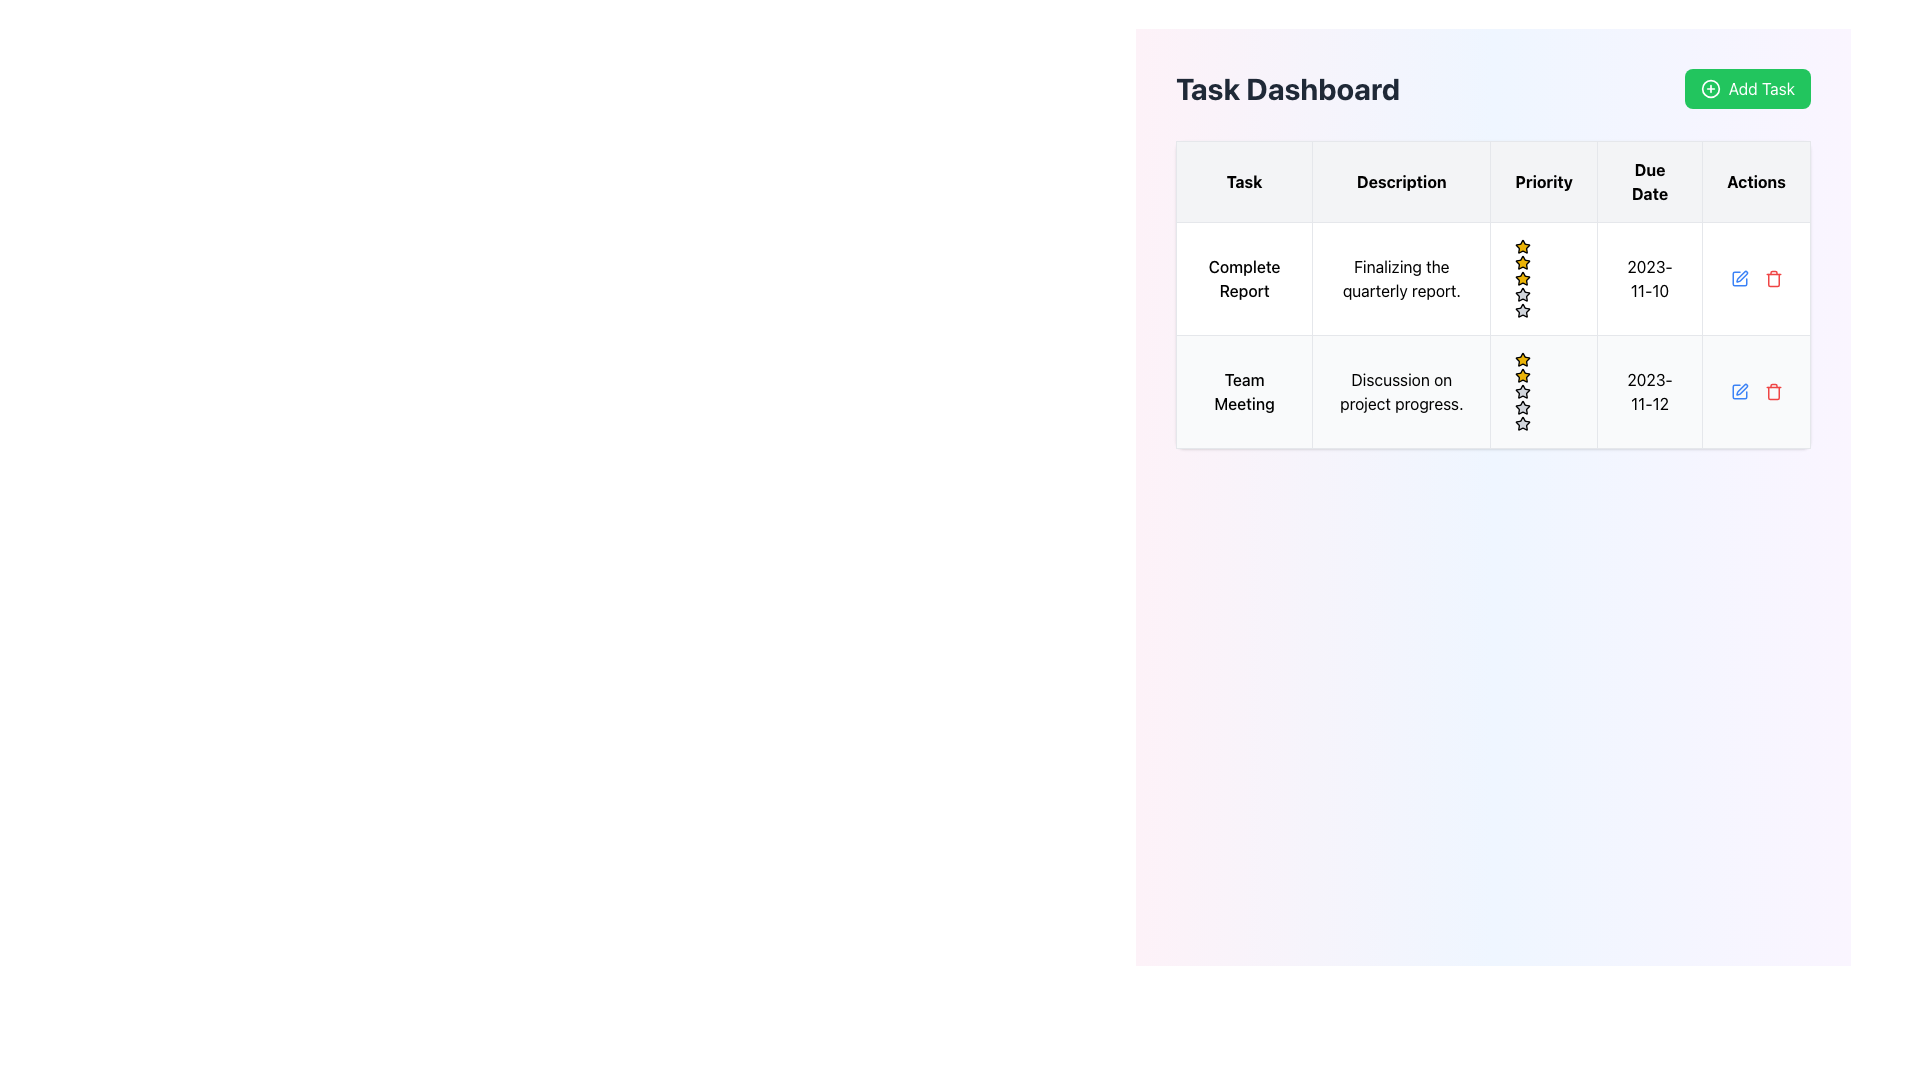 This screenshot has height=1080, width=1920. I want to click on the second star icon in the 'Priority' column of the task table, so click(1522, 391).